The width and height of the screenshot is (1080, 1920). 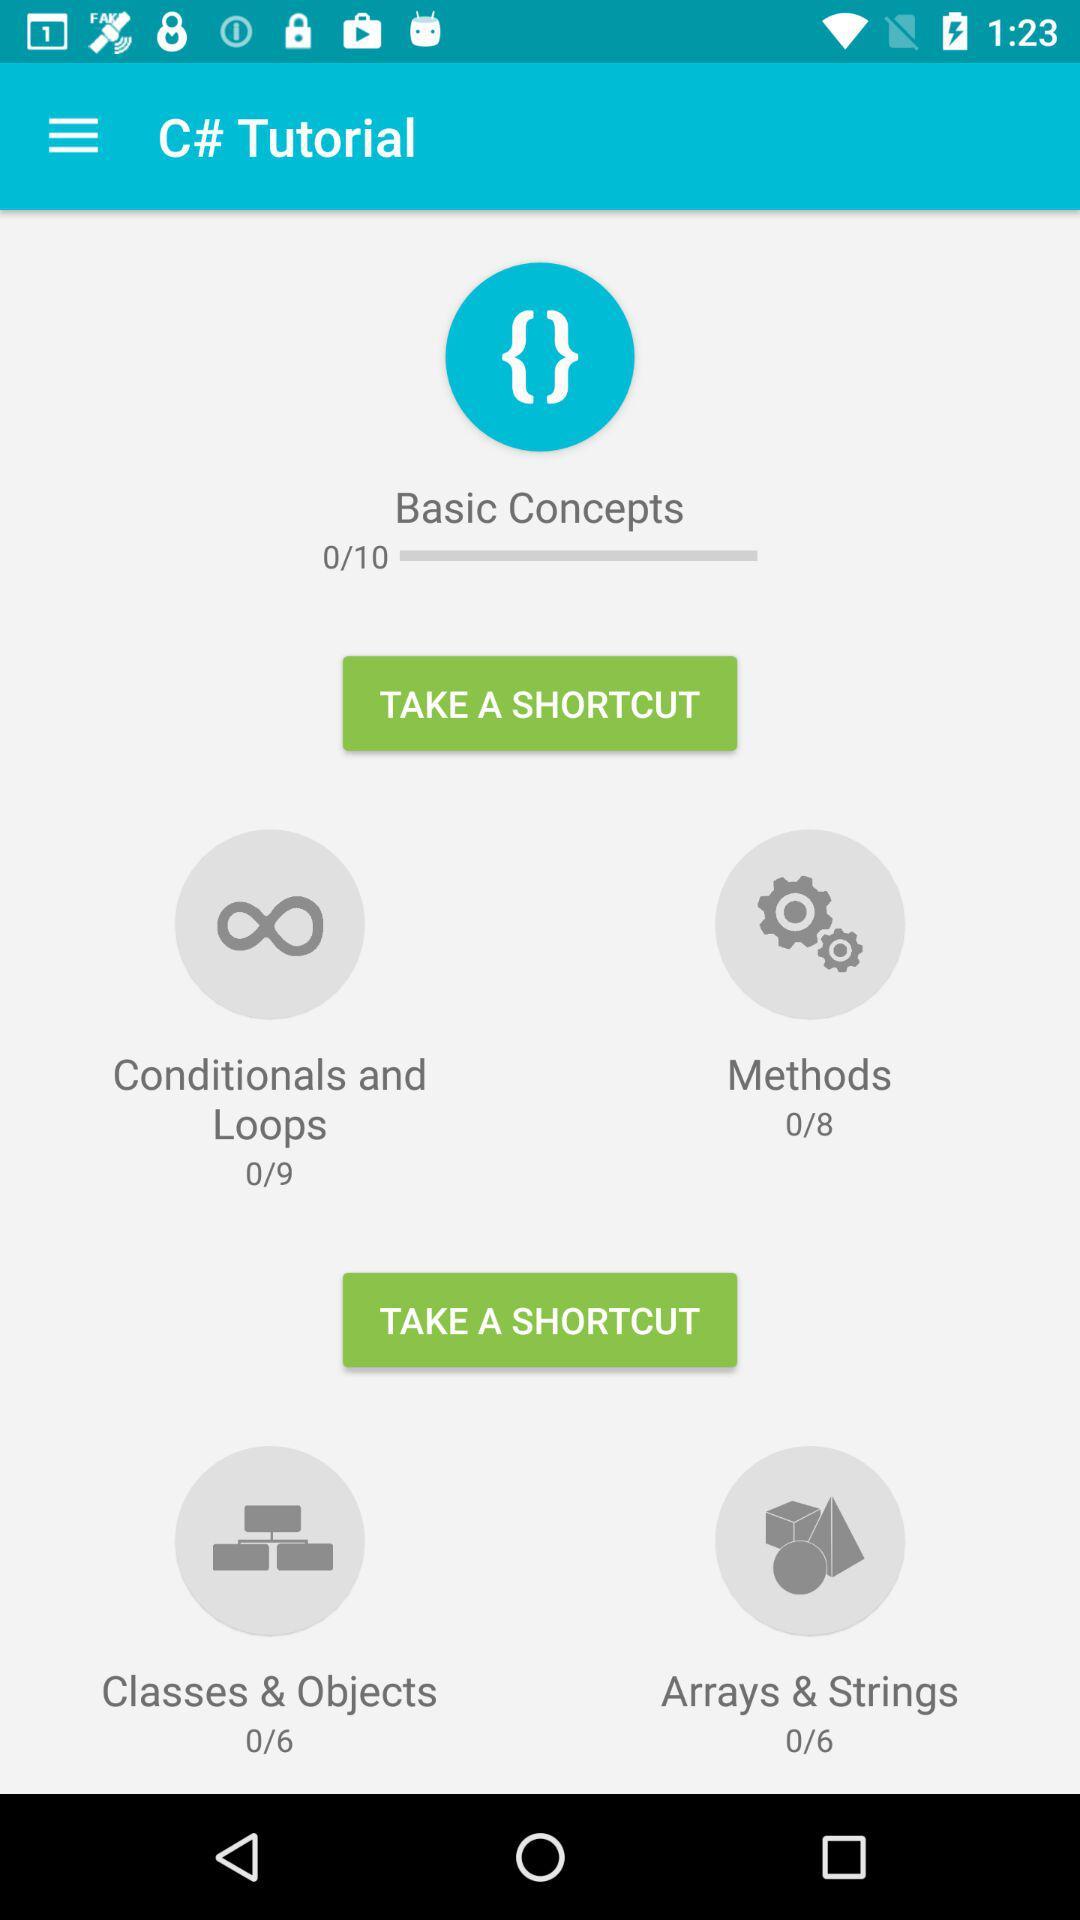 I want to click on item above conditionals and loops item, so click(x=72, y=135).